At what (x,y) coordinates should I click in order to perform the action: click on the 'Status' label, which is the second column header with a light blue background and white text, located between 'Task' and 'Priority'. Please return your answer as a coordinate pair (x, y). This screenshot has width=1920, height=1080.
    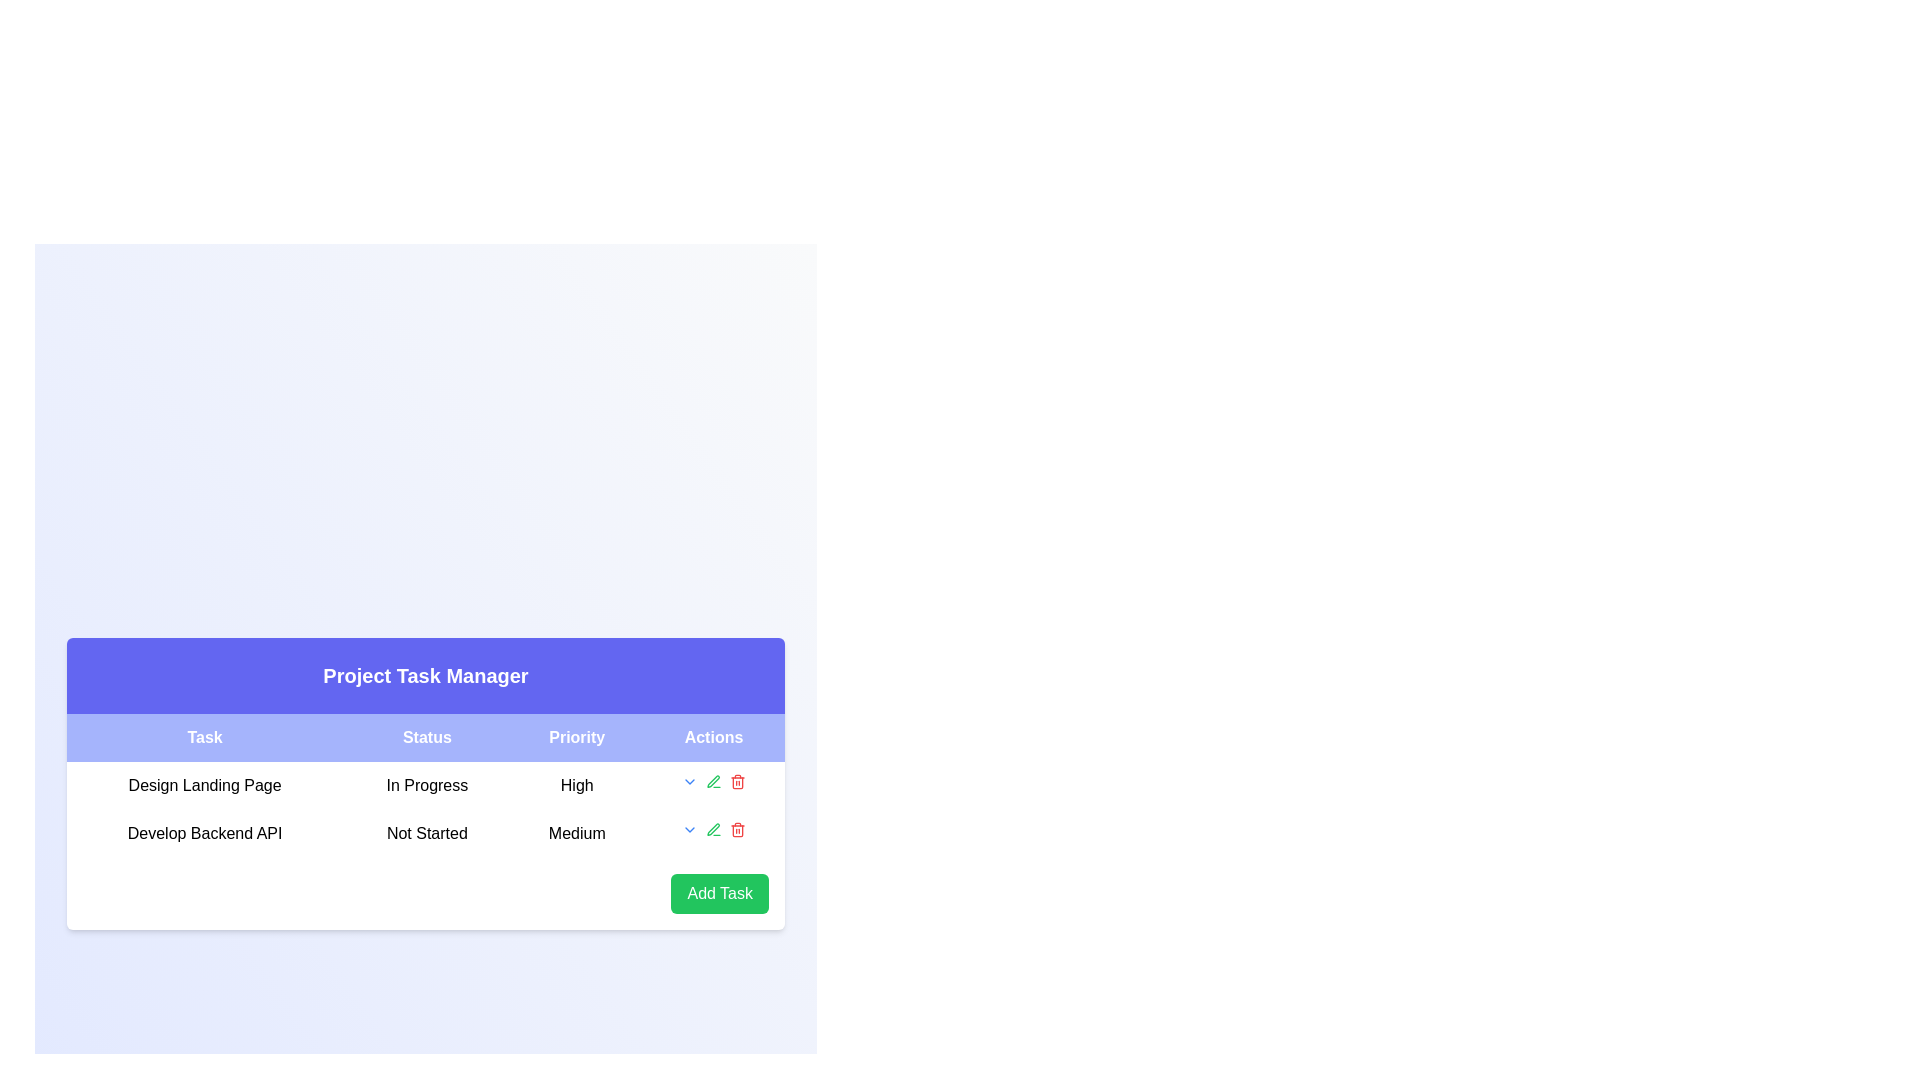
    Looking at the image, I should click on (426, 737).